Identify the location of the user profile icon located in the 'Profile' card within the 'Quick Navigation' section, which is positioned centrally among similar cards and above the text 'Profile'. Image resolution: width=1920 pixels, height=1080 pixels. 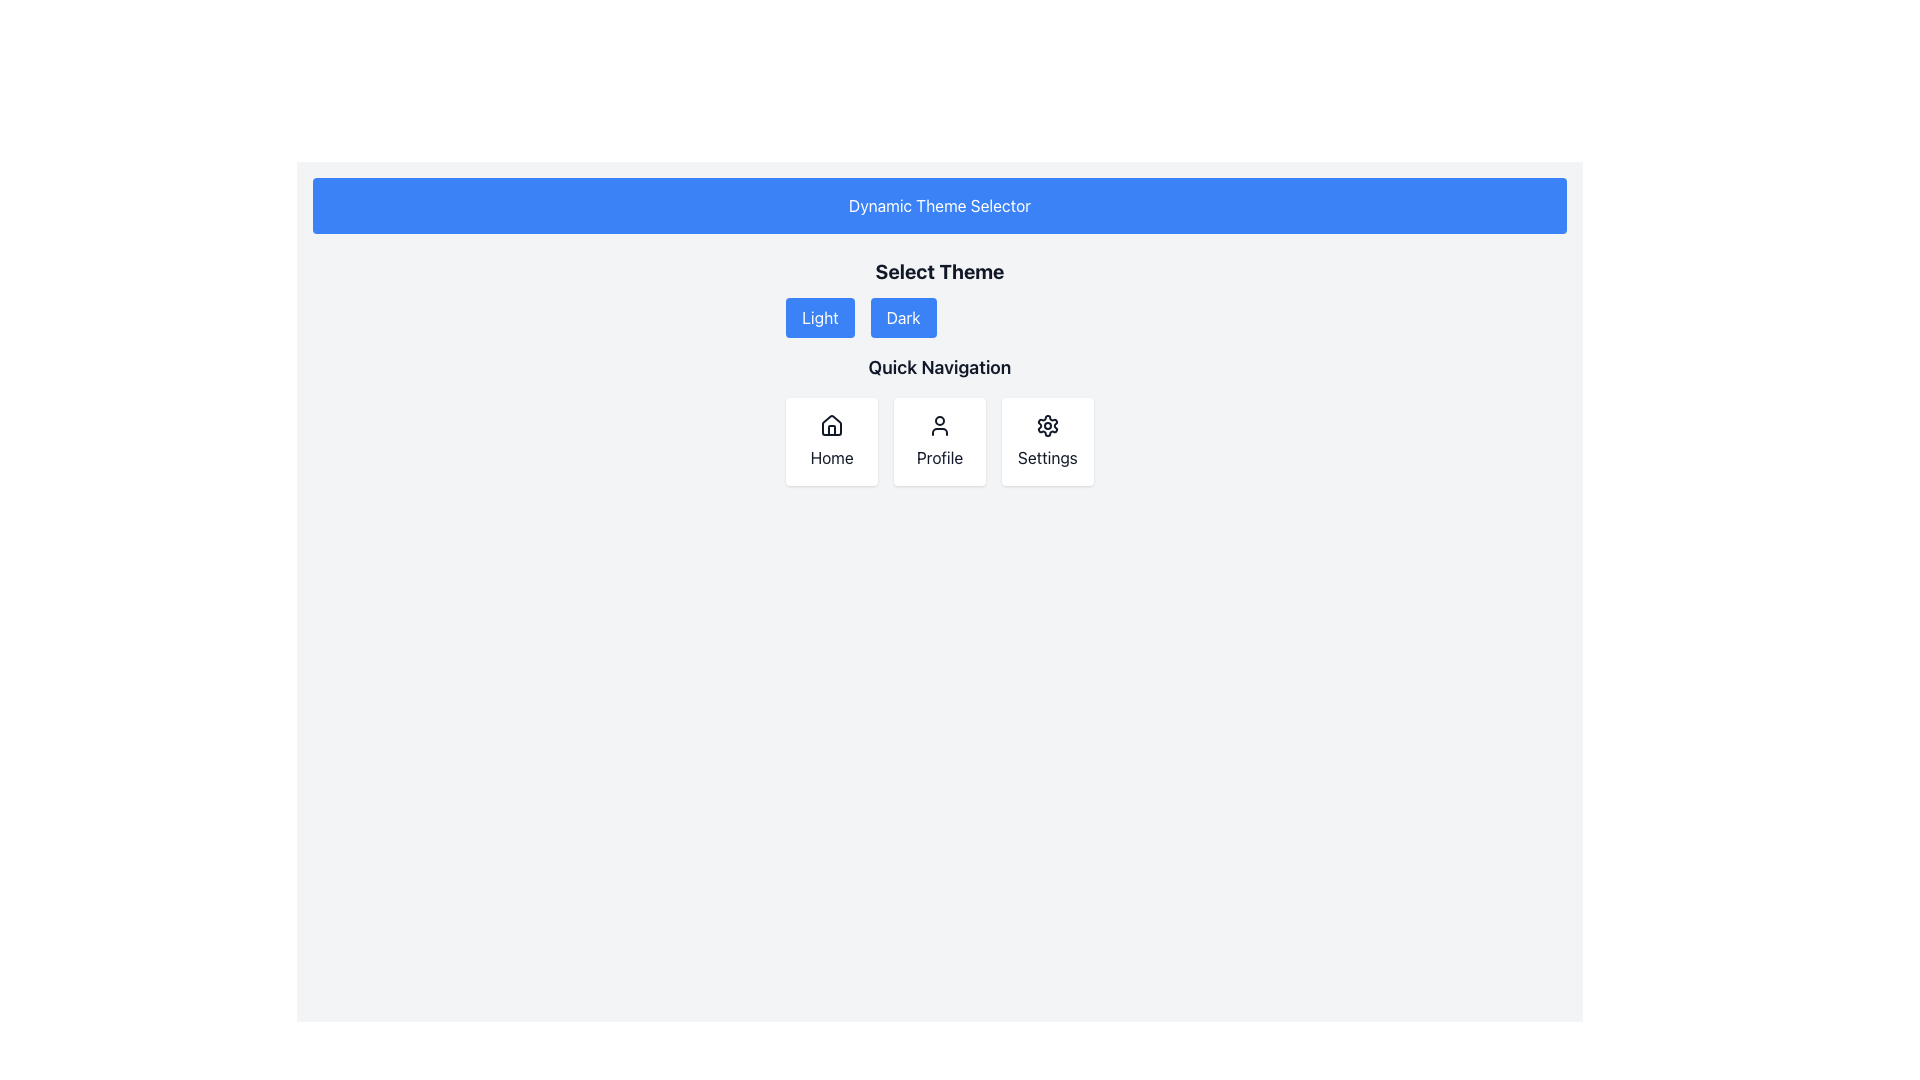
(939, 424).